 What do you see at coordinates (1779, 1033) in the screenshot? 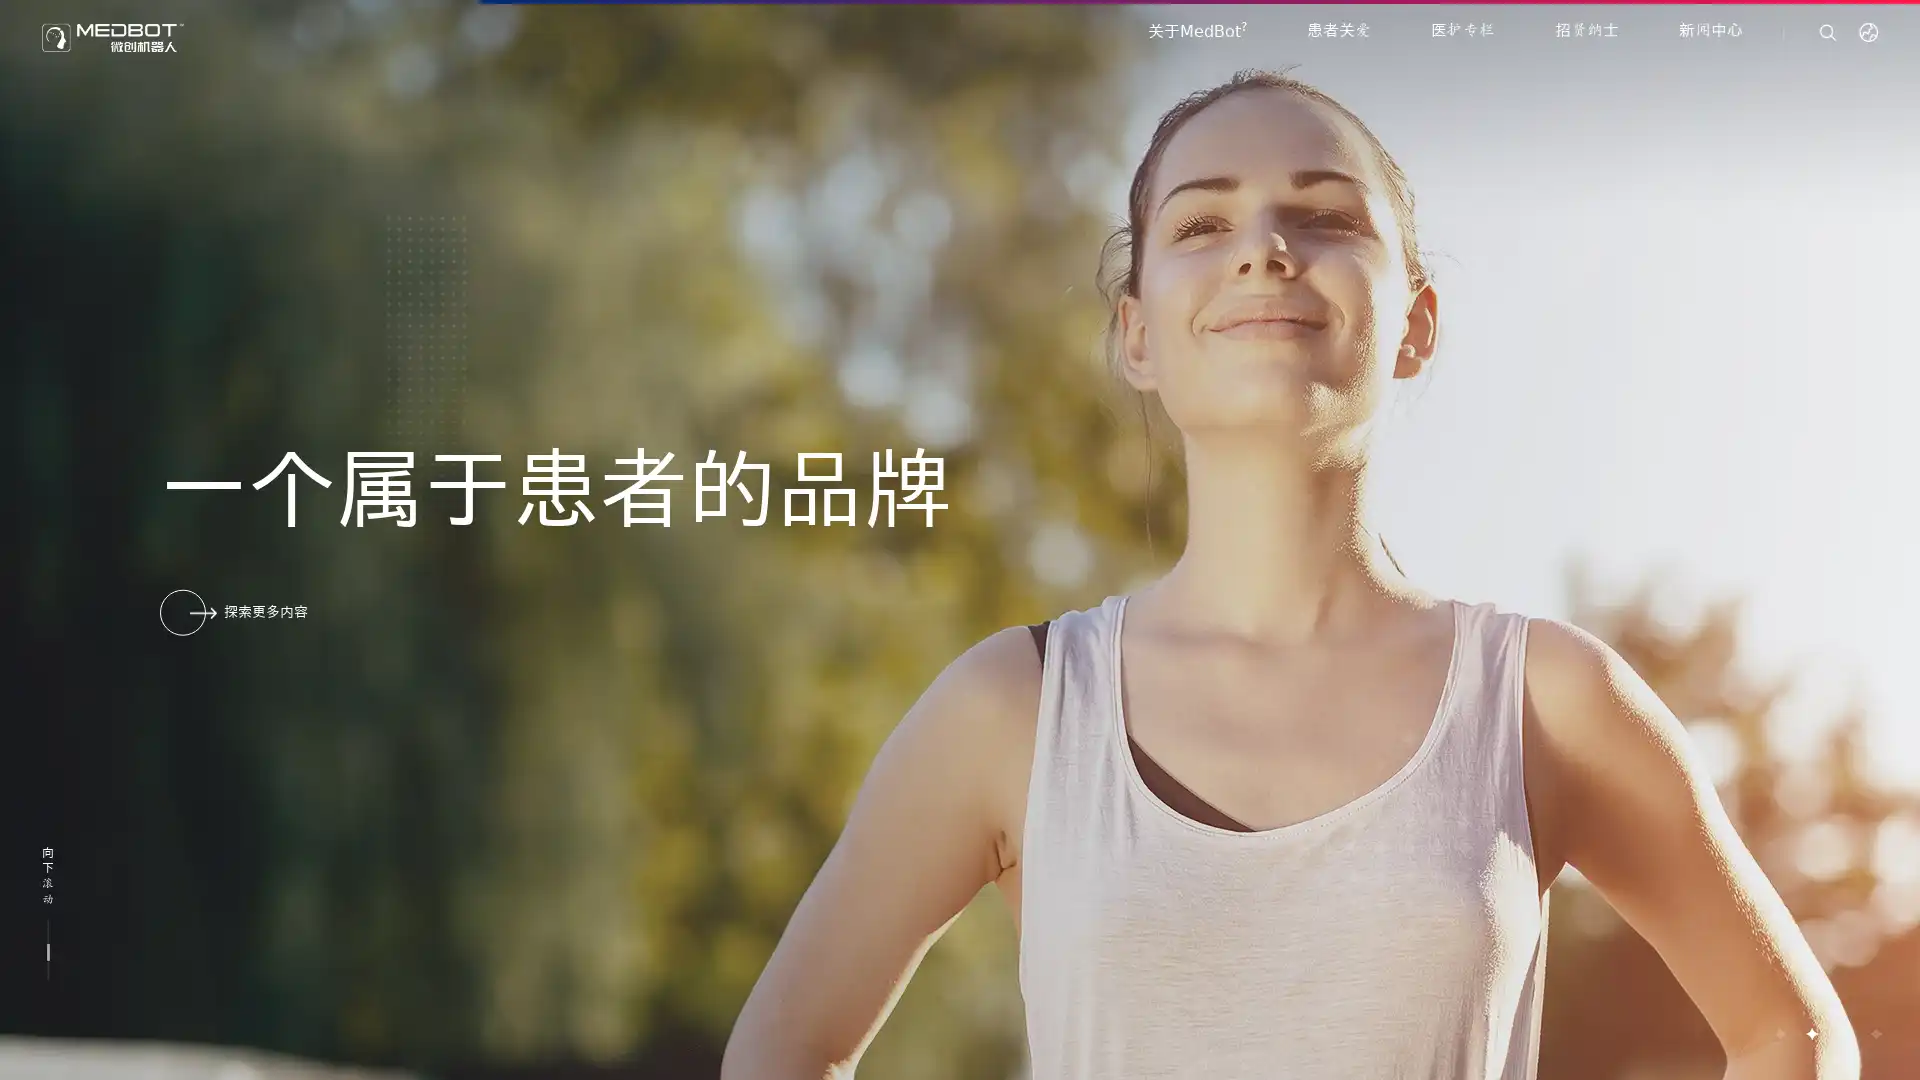
I see `Go to slide 1` at bounding box center [1779, 1033].